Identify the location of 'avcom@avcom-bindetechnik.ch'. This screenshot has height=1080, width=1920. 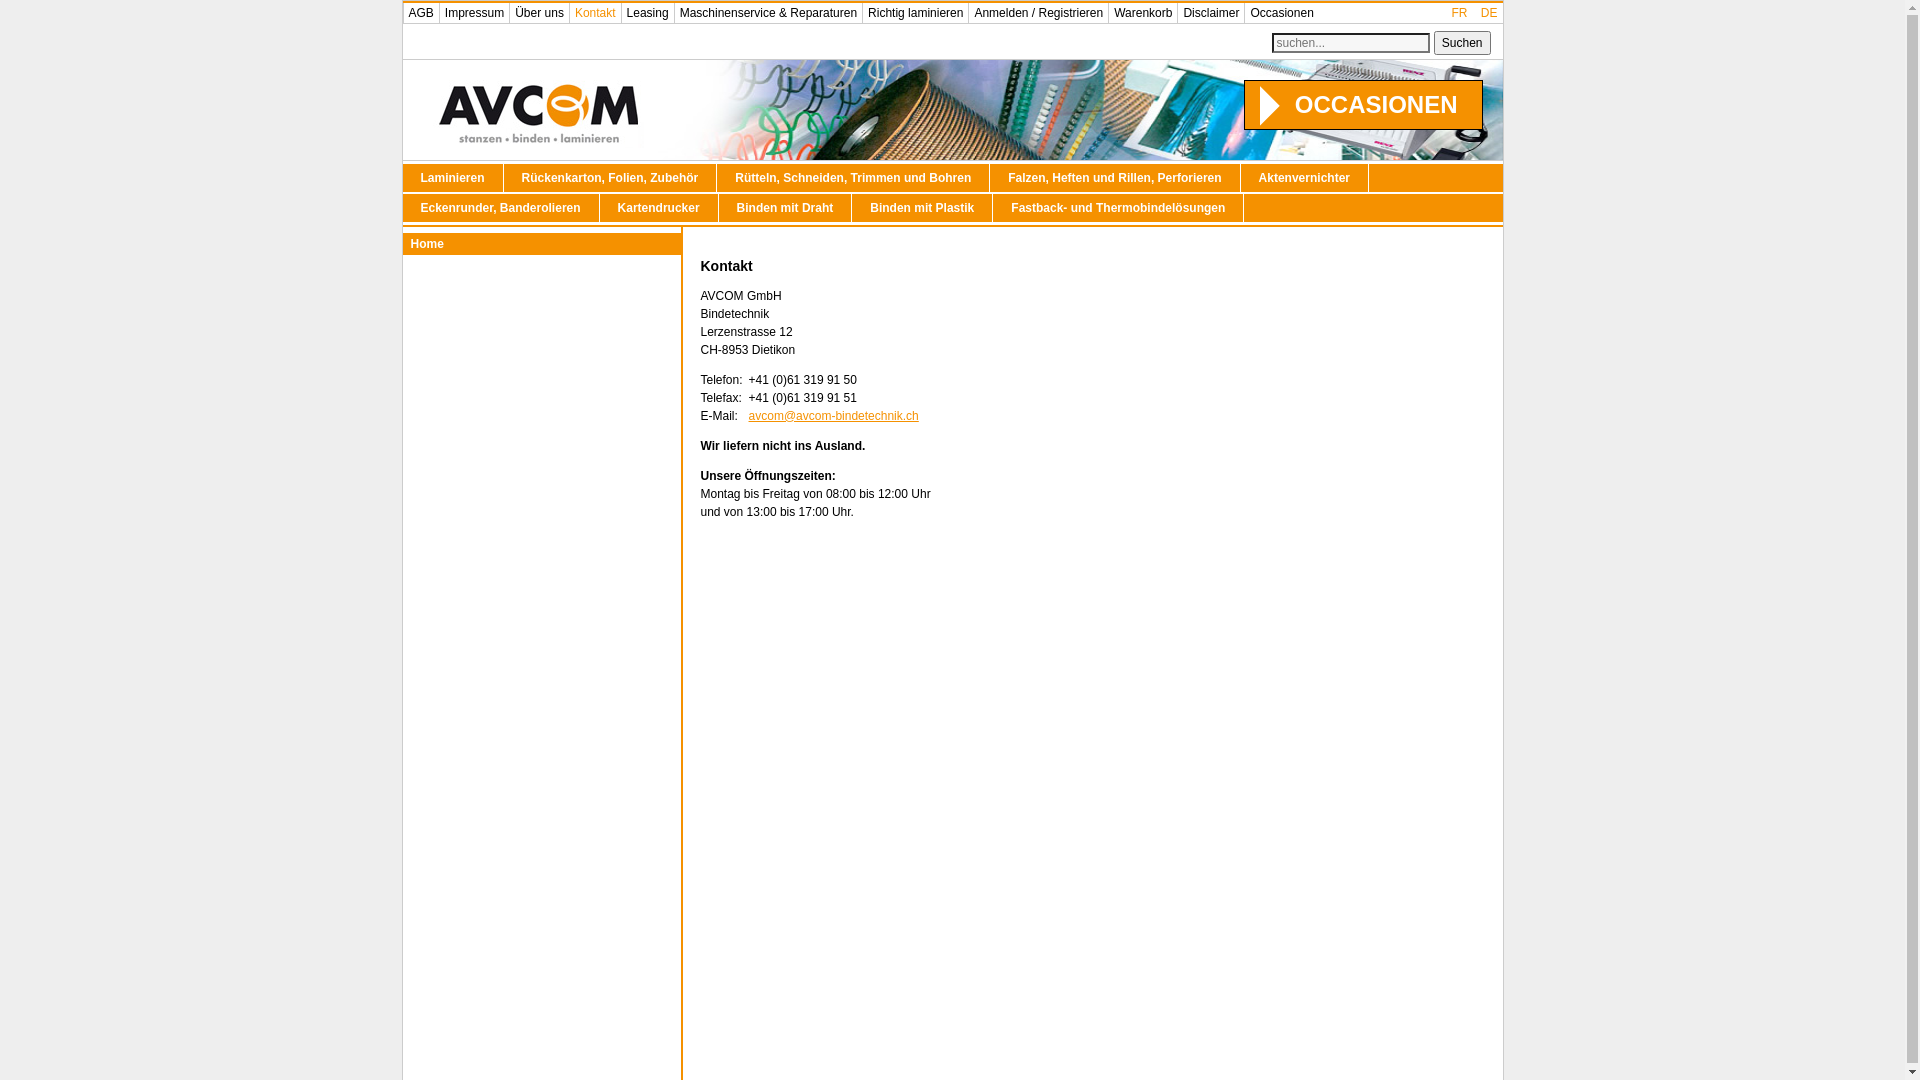
(747, 415).